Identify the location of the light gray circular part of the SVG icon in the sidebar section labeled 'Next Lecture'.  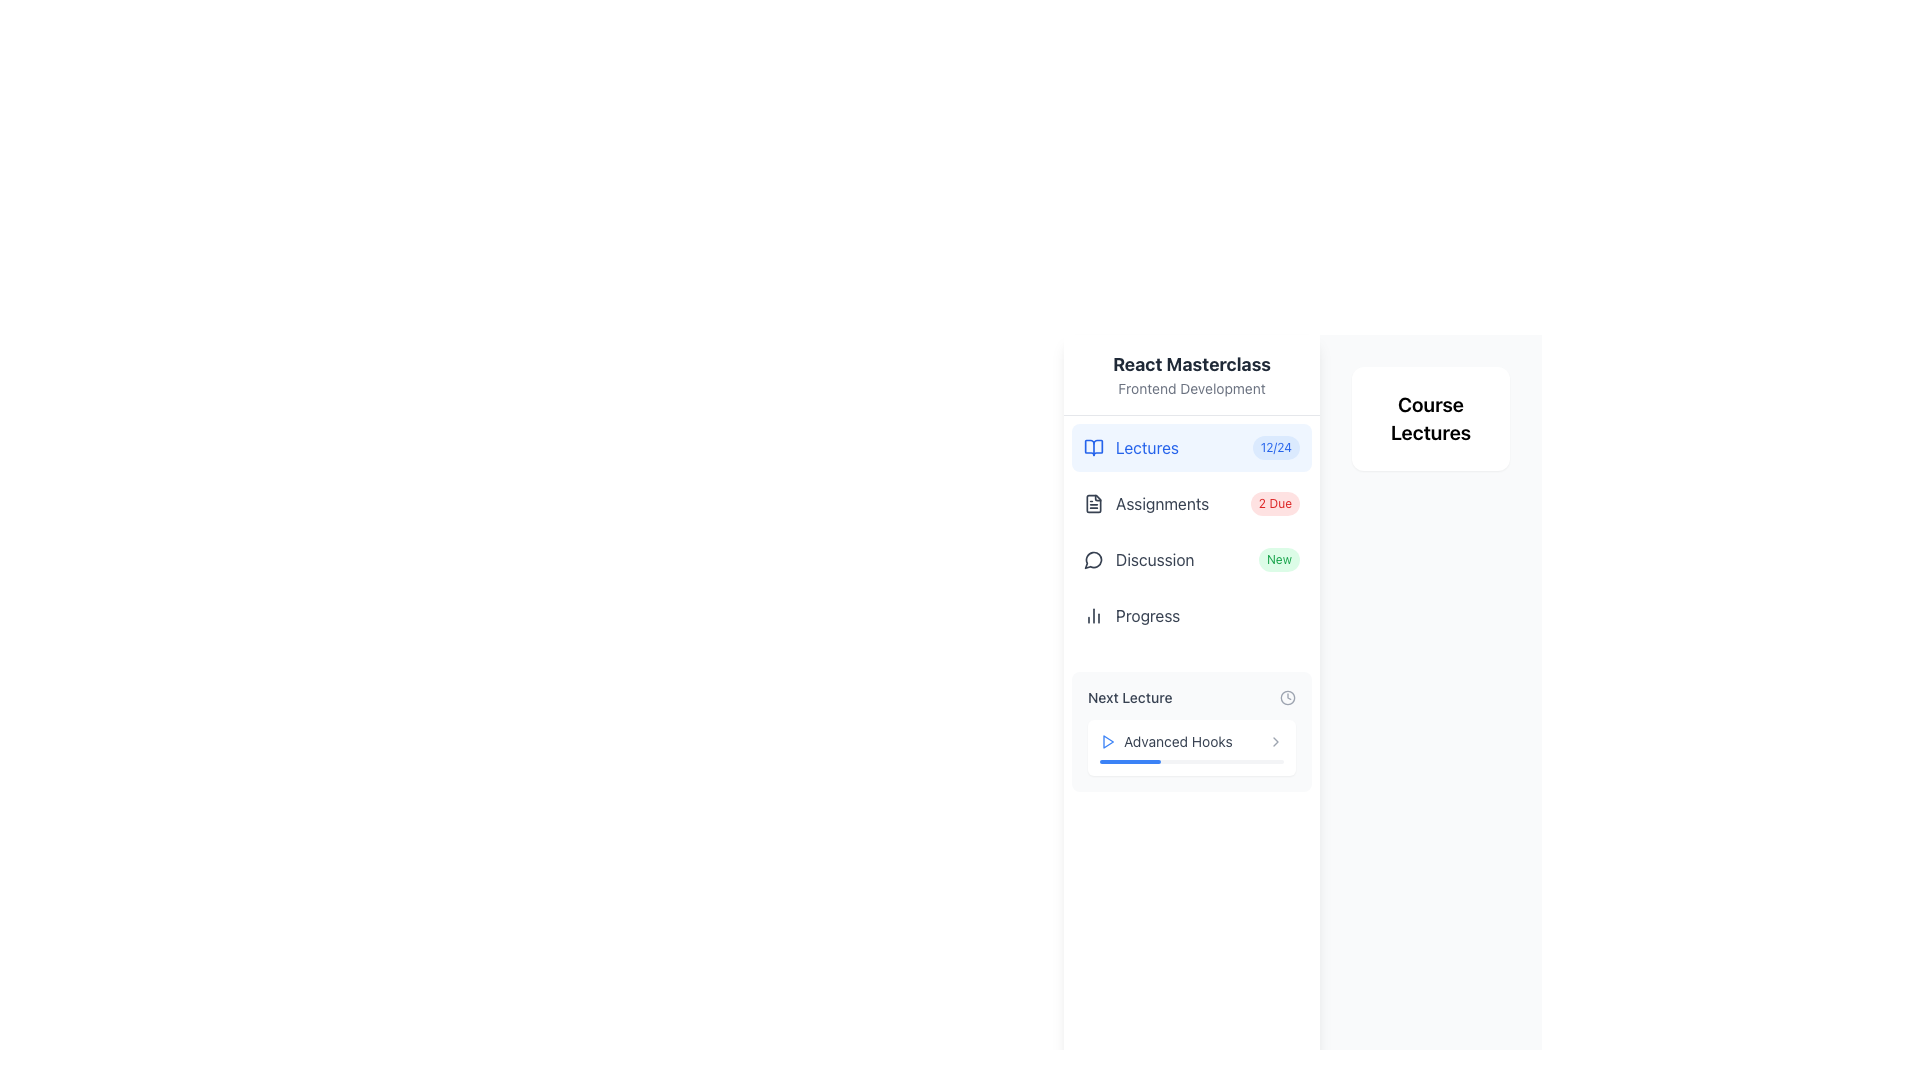
(1287, 697).